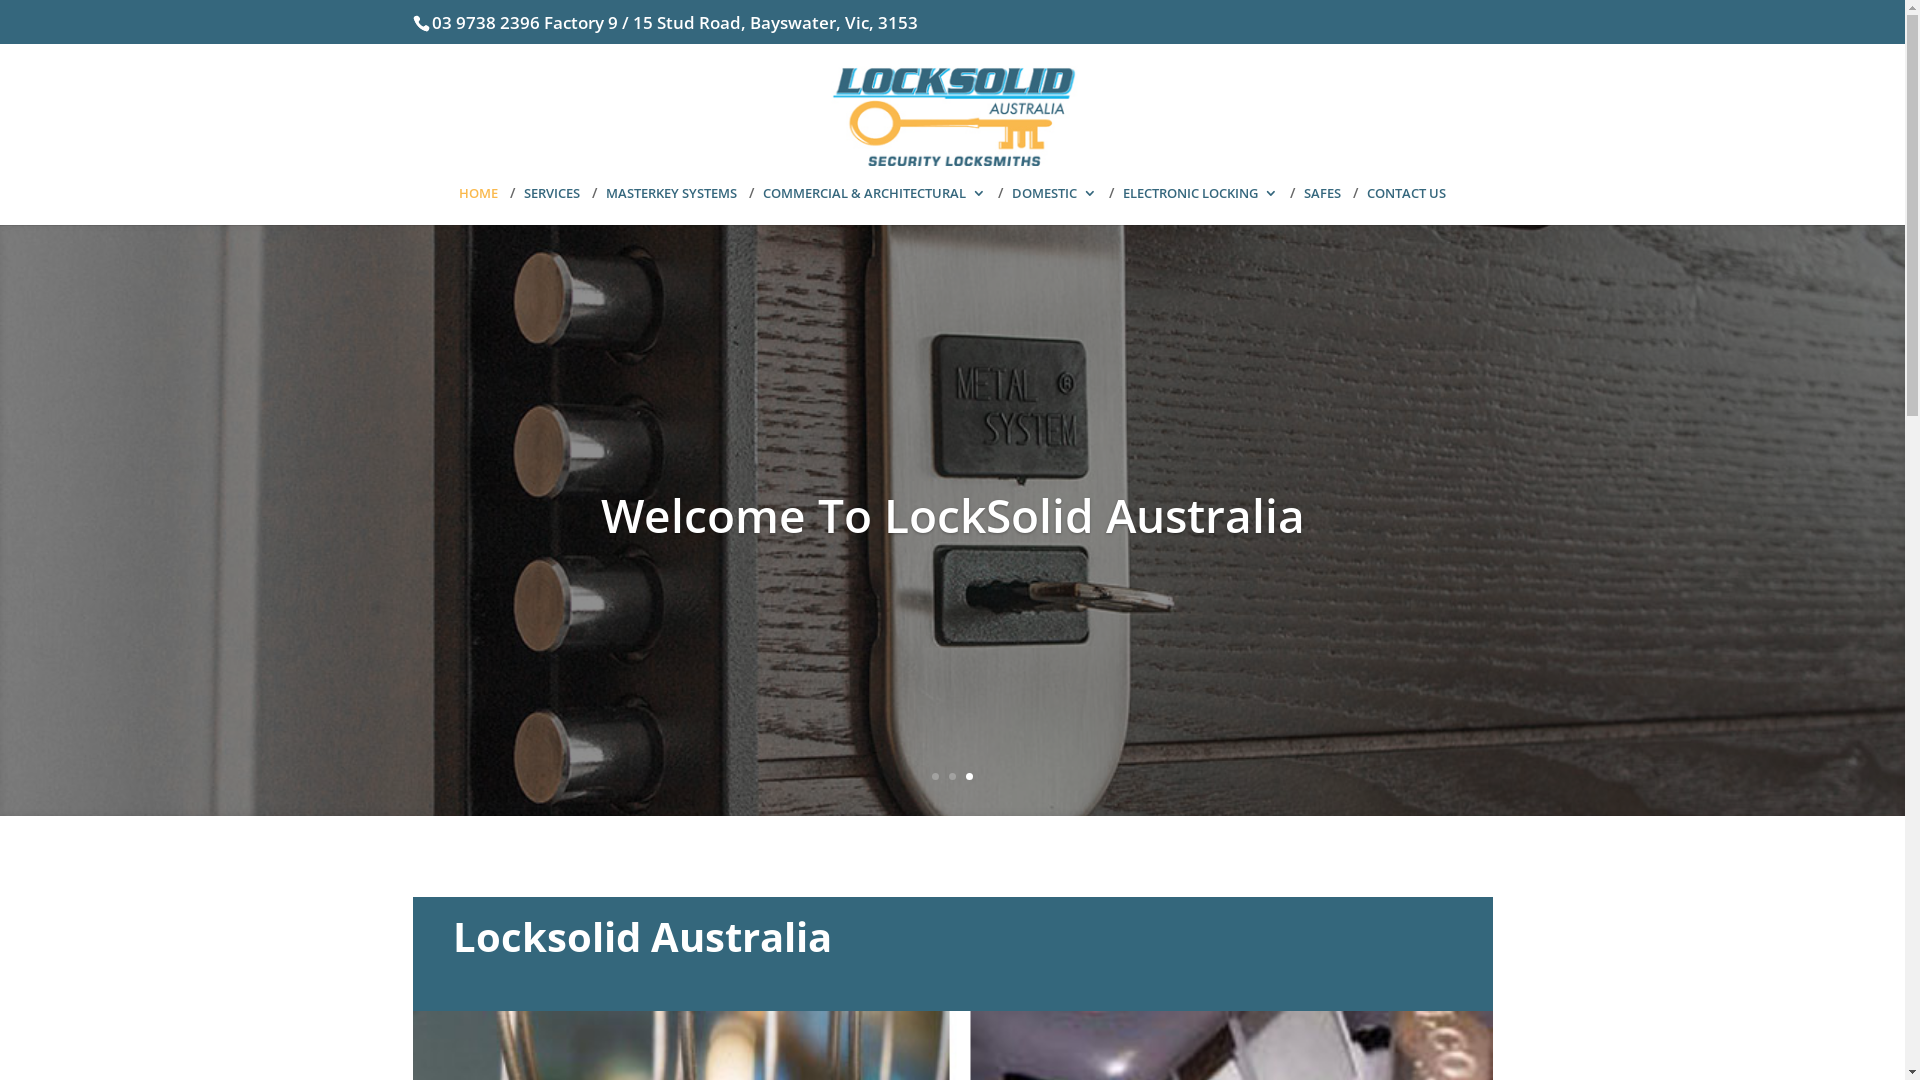 Image resolution: width=1920 pixels, height=1080 pixels. Describe the element at coordinates (930, 775) in the screenshot. I see `'1'` at that location.